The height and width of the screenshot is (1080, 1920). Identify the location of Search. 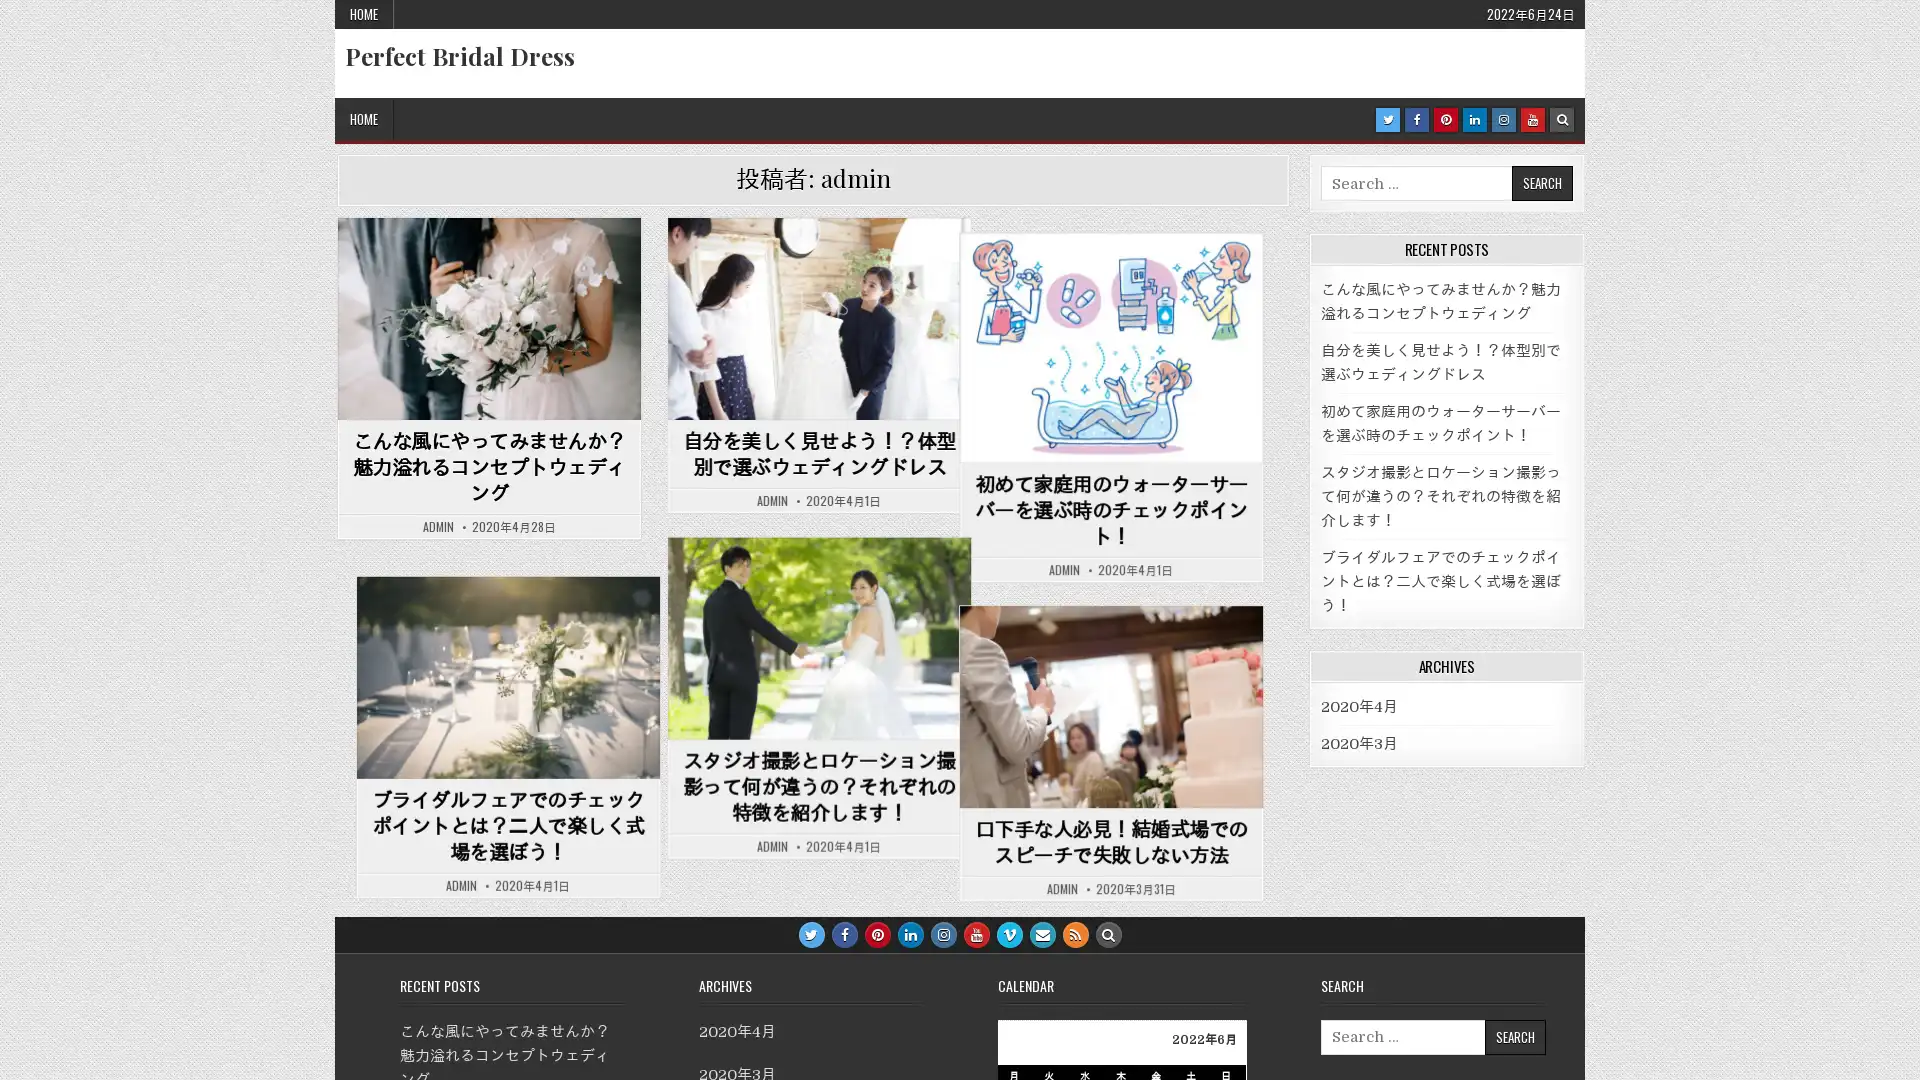
(1514, 1035).